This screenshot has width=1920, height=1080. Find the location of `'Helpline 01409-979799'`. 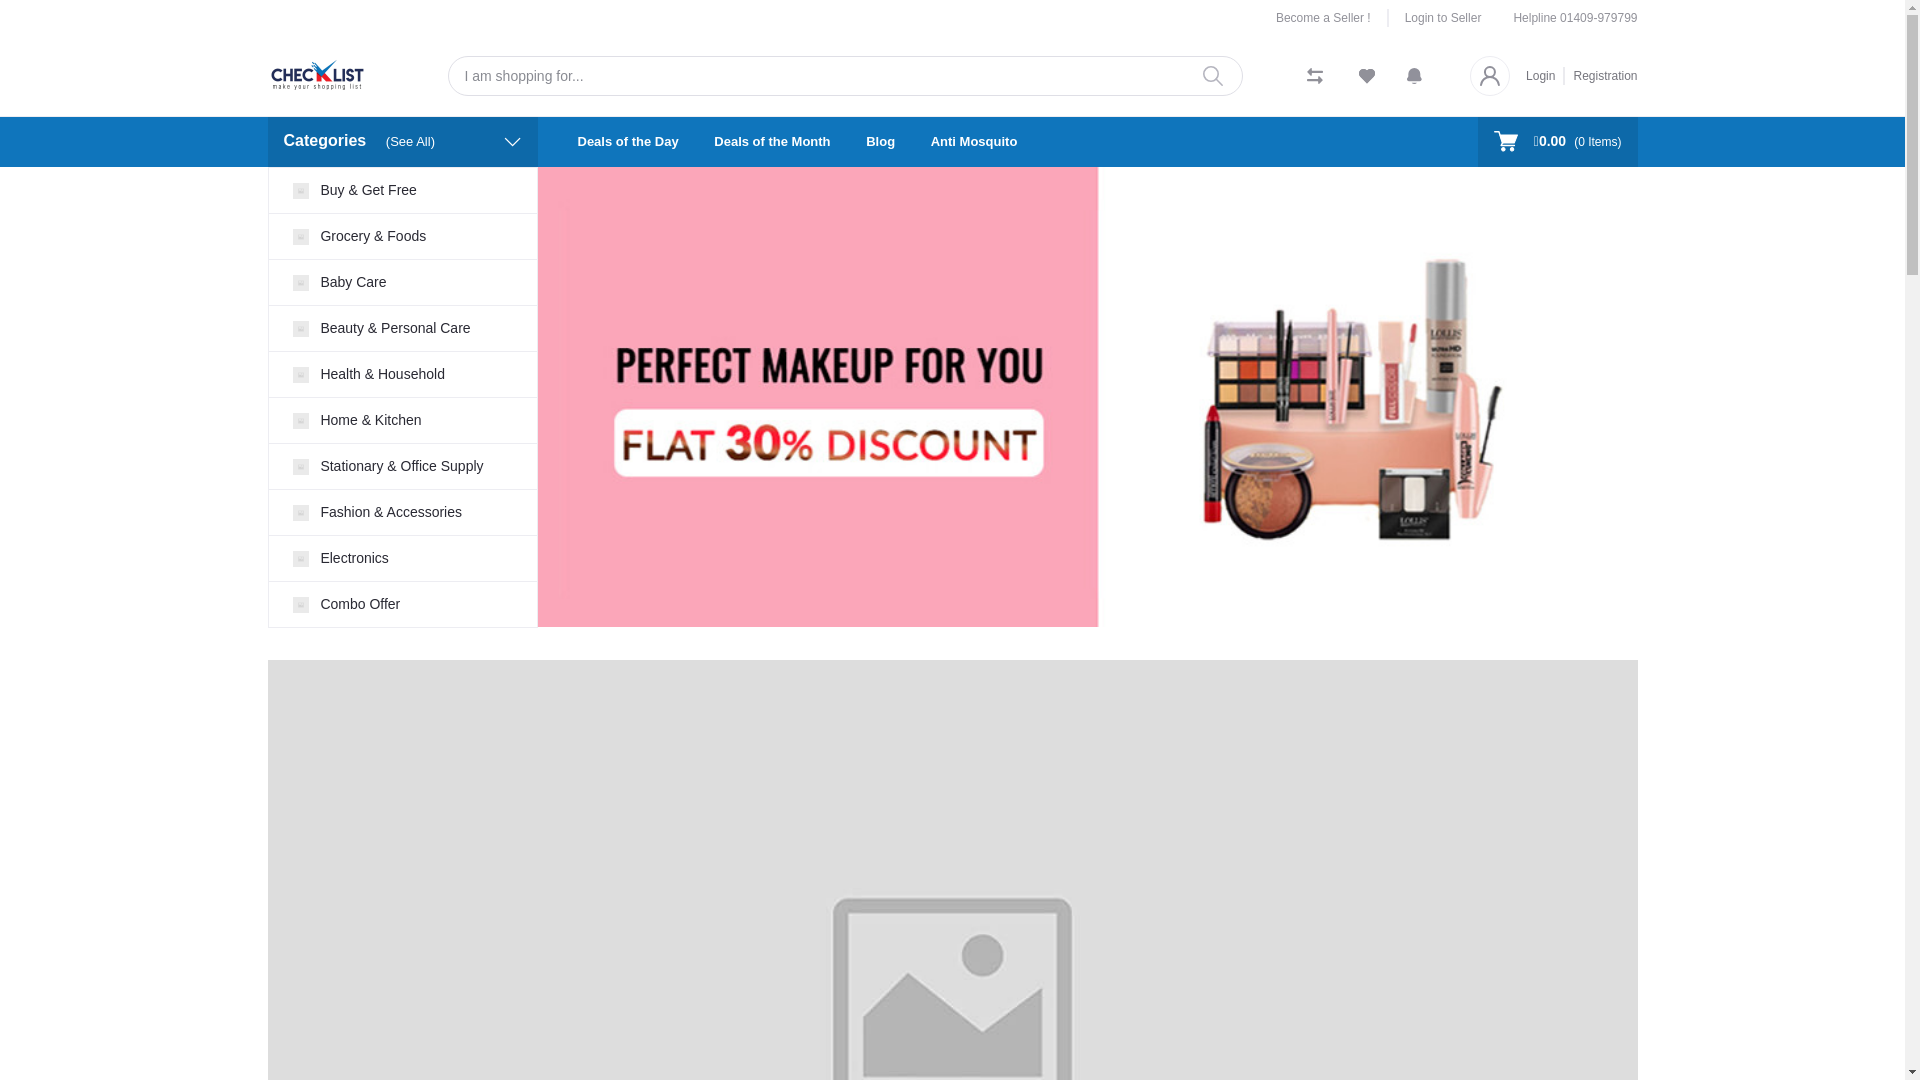

'Helpline 01409-979799' is located at coordinates (1512, 18).